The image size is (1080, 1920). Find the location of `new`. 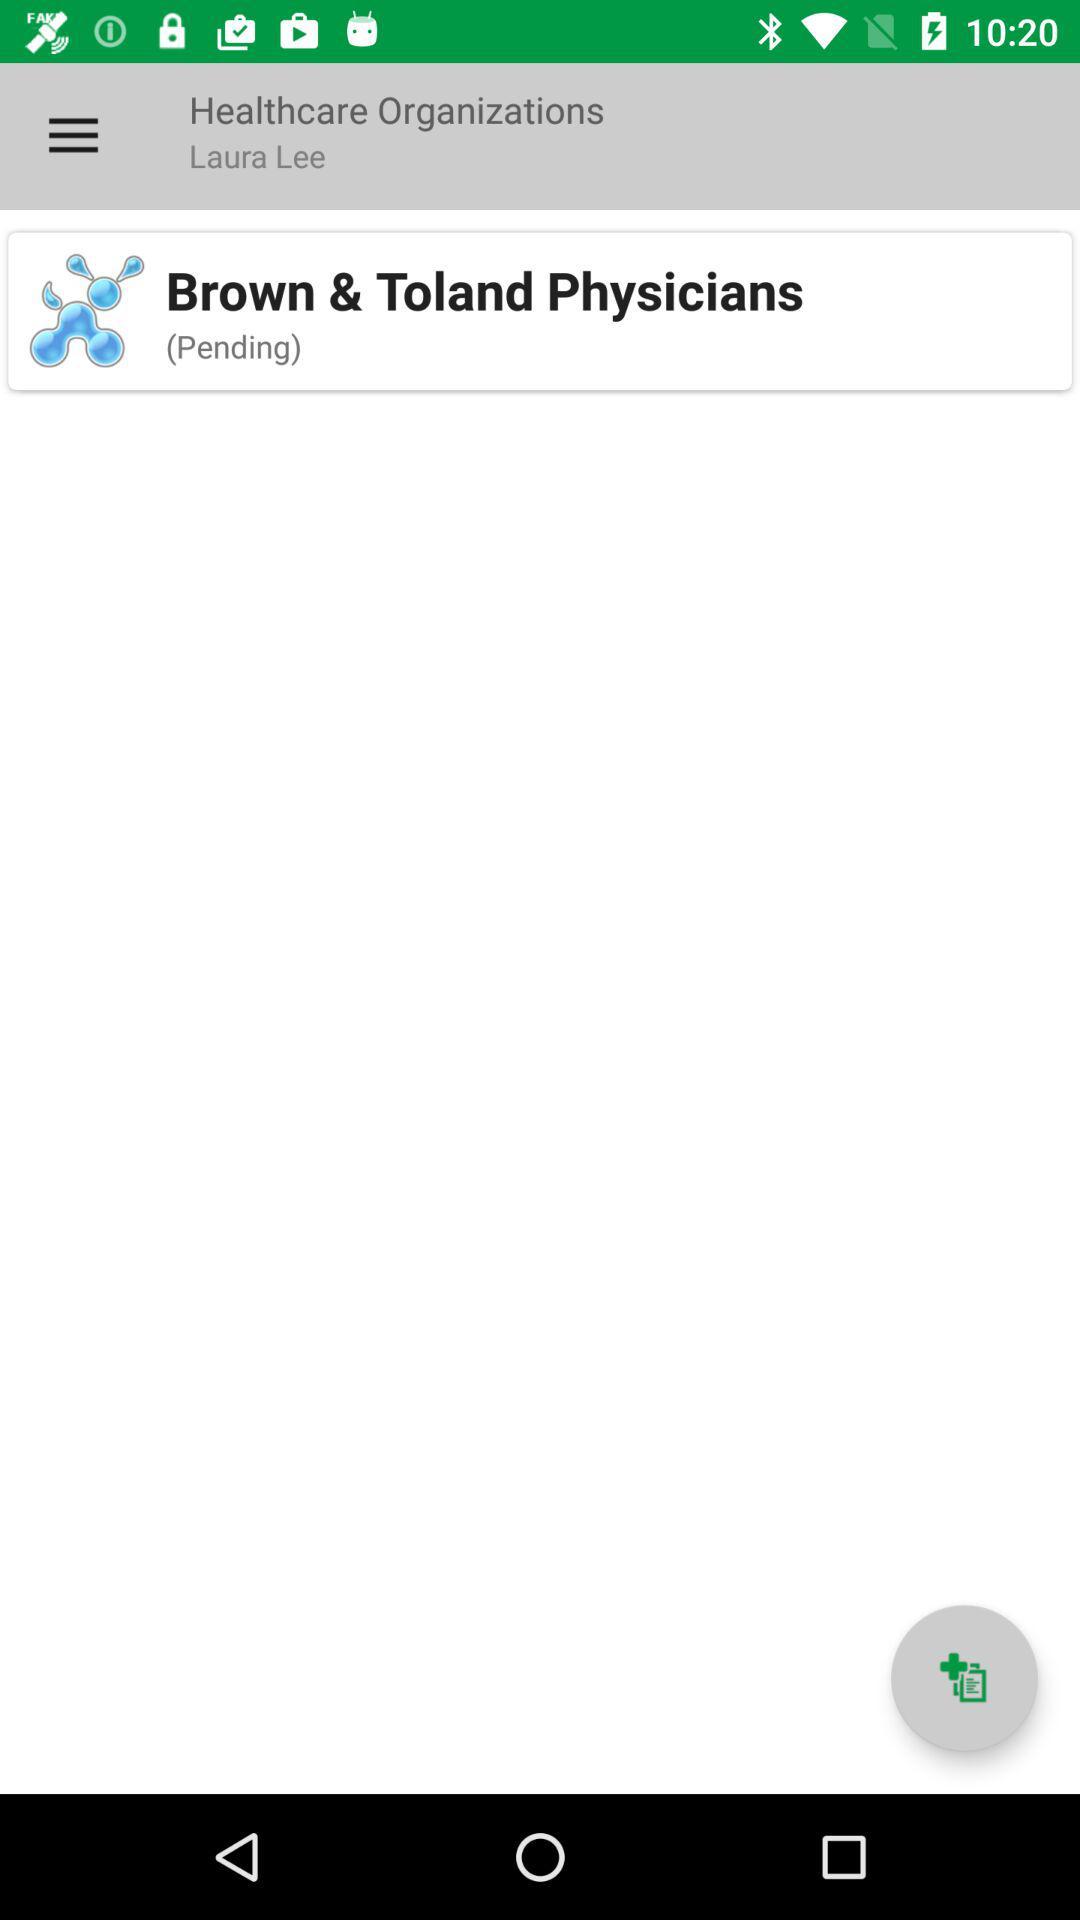

new is located at coordinates (963, 1678).